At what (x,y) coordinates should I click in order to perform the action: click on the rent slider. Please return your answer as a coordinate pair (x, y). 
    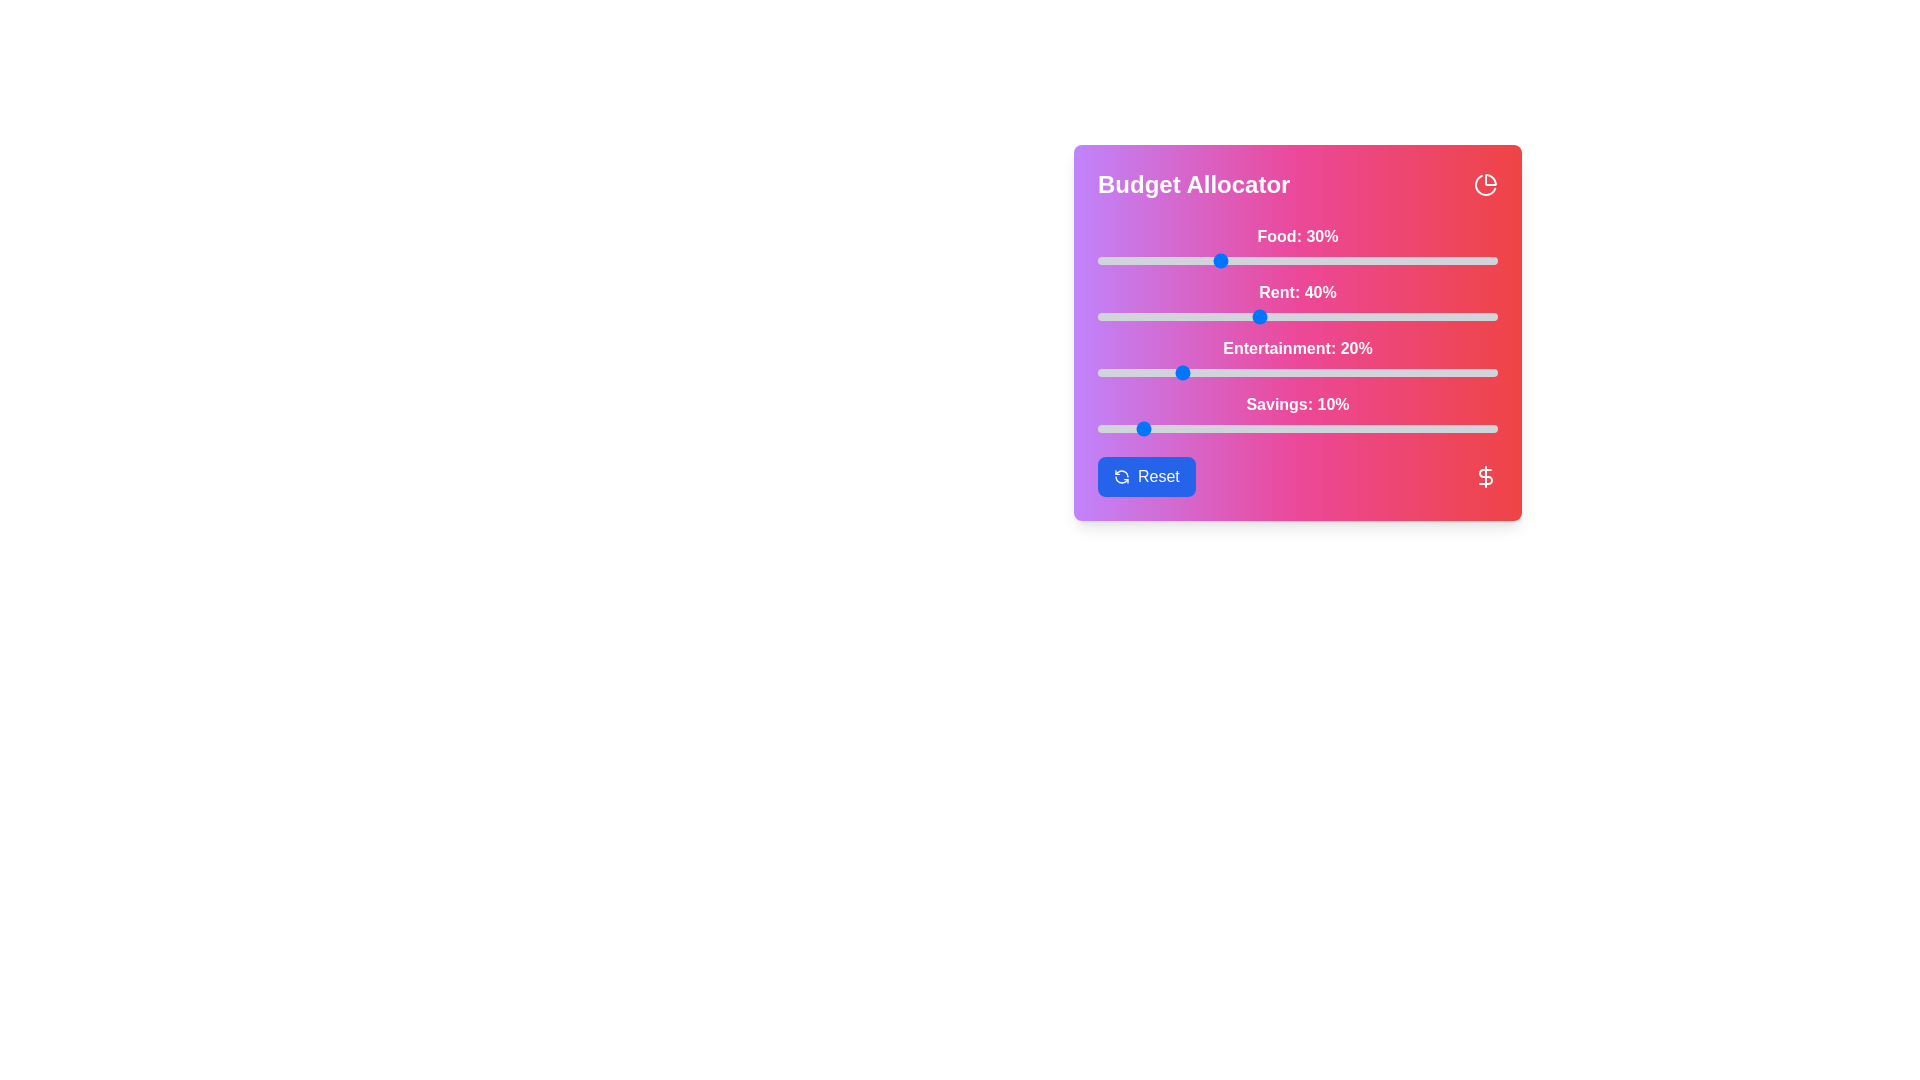
    Looking at the image, I should click on (1310, 315).